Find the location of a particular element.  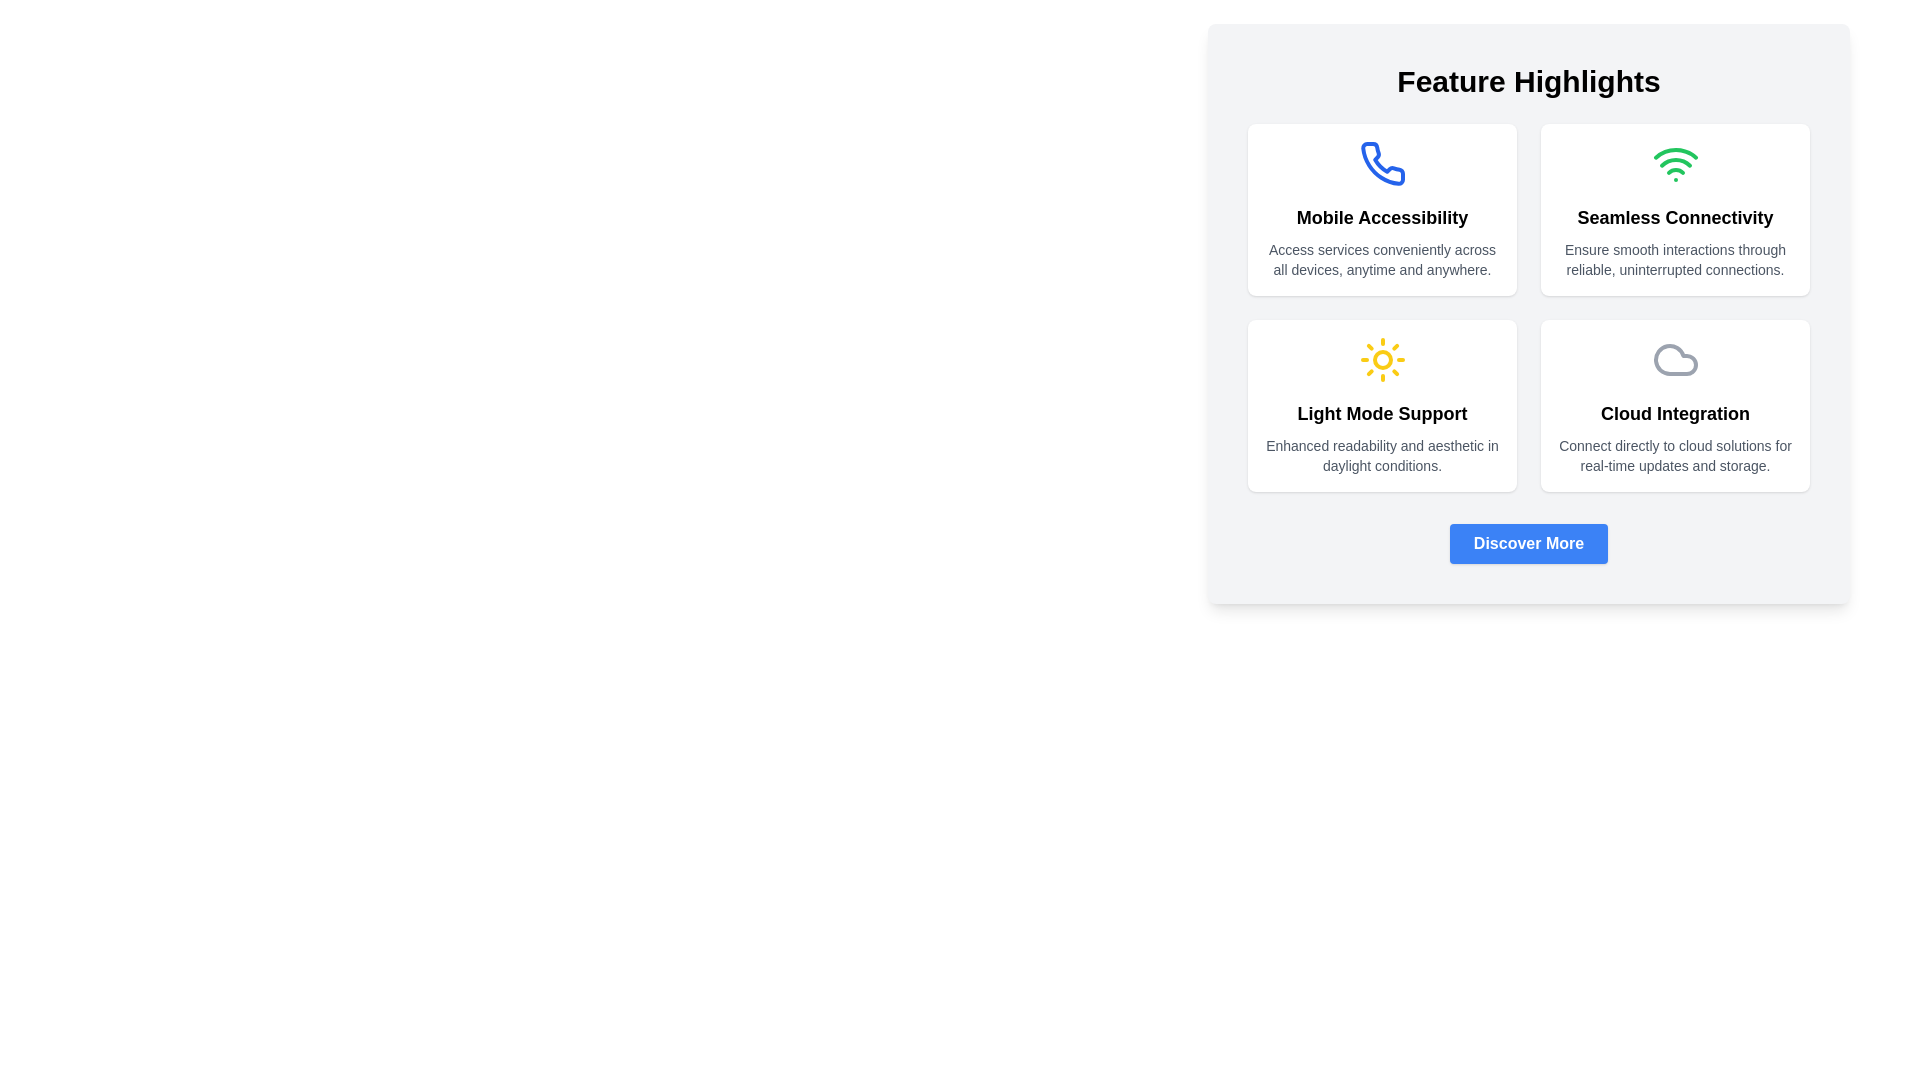

the blue phone icon in line art style located at the center of the 'Mobile Accessibility' card in the 'Feature Highlights' section is located at coordinates (1381, 163).